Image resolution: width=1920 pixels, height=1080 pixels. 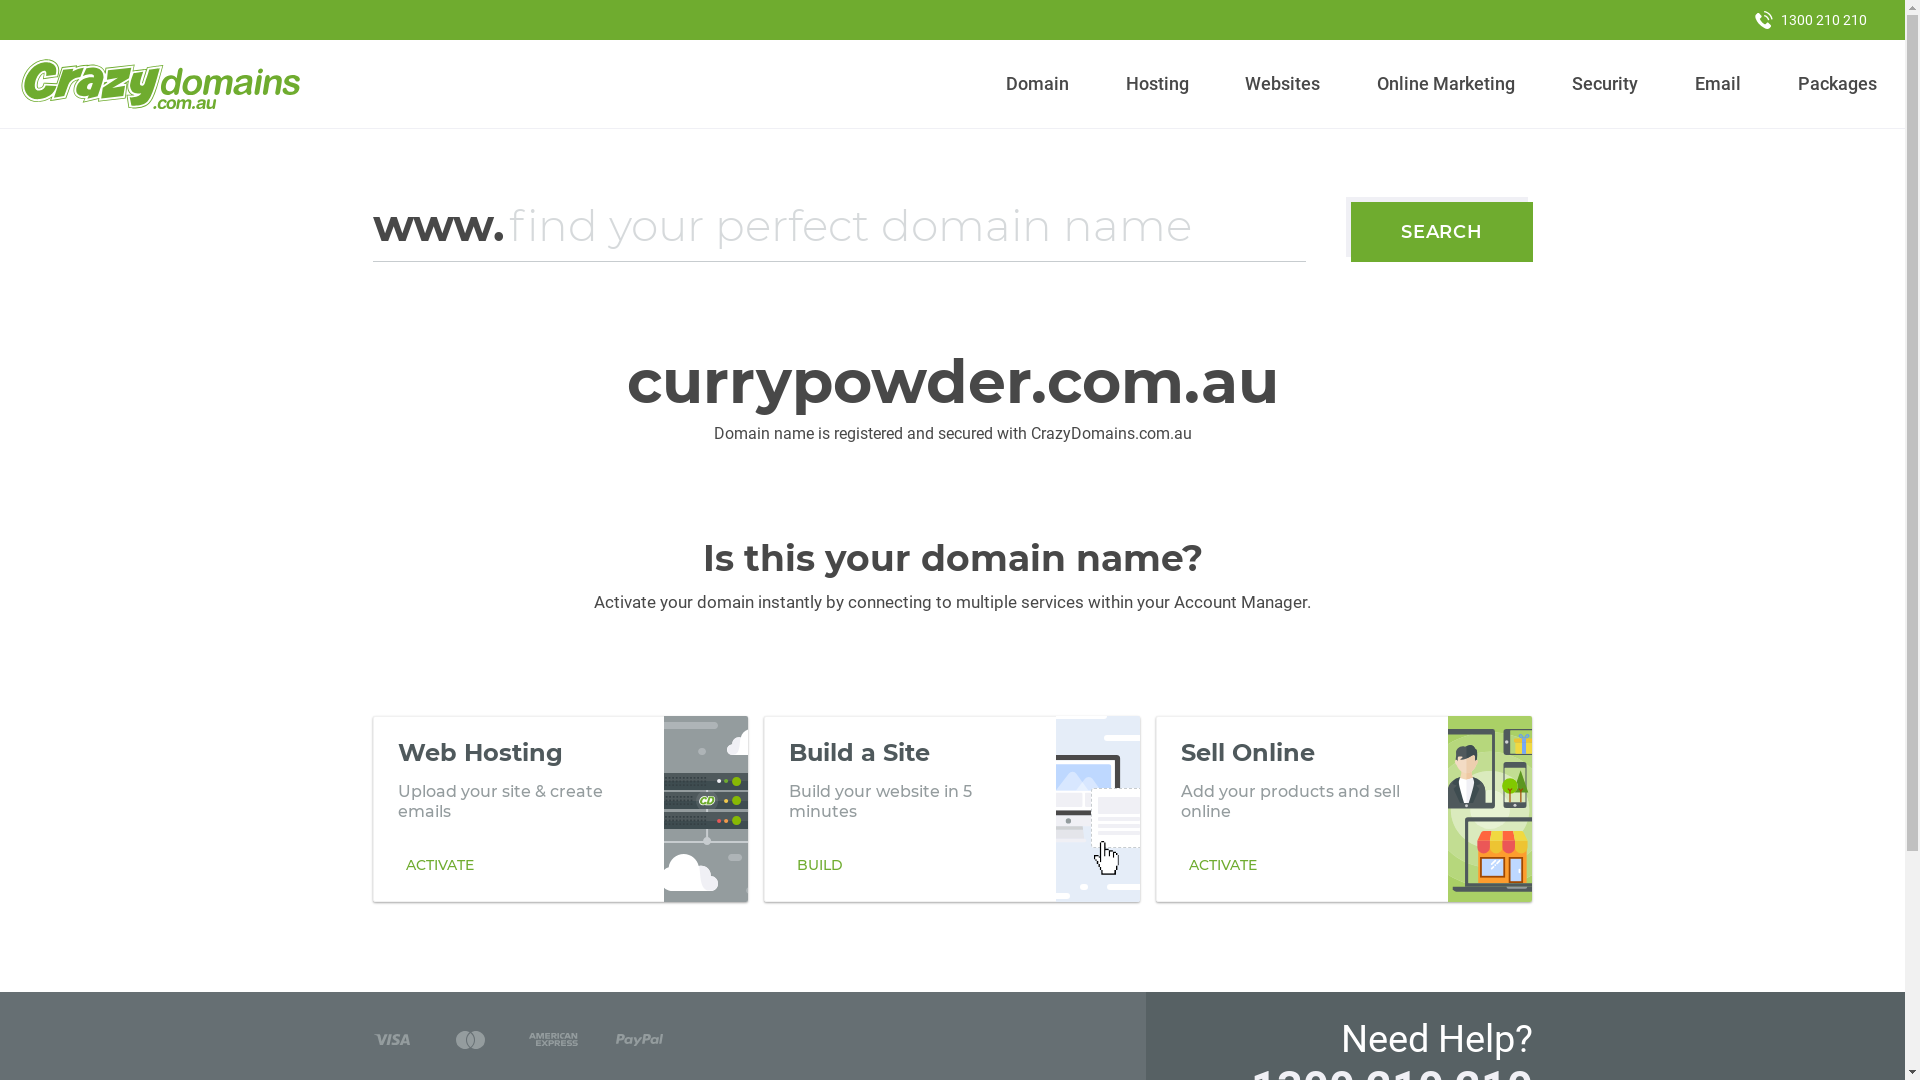 I want to click on 'Security', so click(x=1563, y=83).